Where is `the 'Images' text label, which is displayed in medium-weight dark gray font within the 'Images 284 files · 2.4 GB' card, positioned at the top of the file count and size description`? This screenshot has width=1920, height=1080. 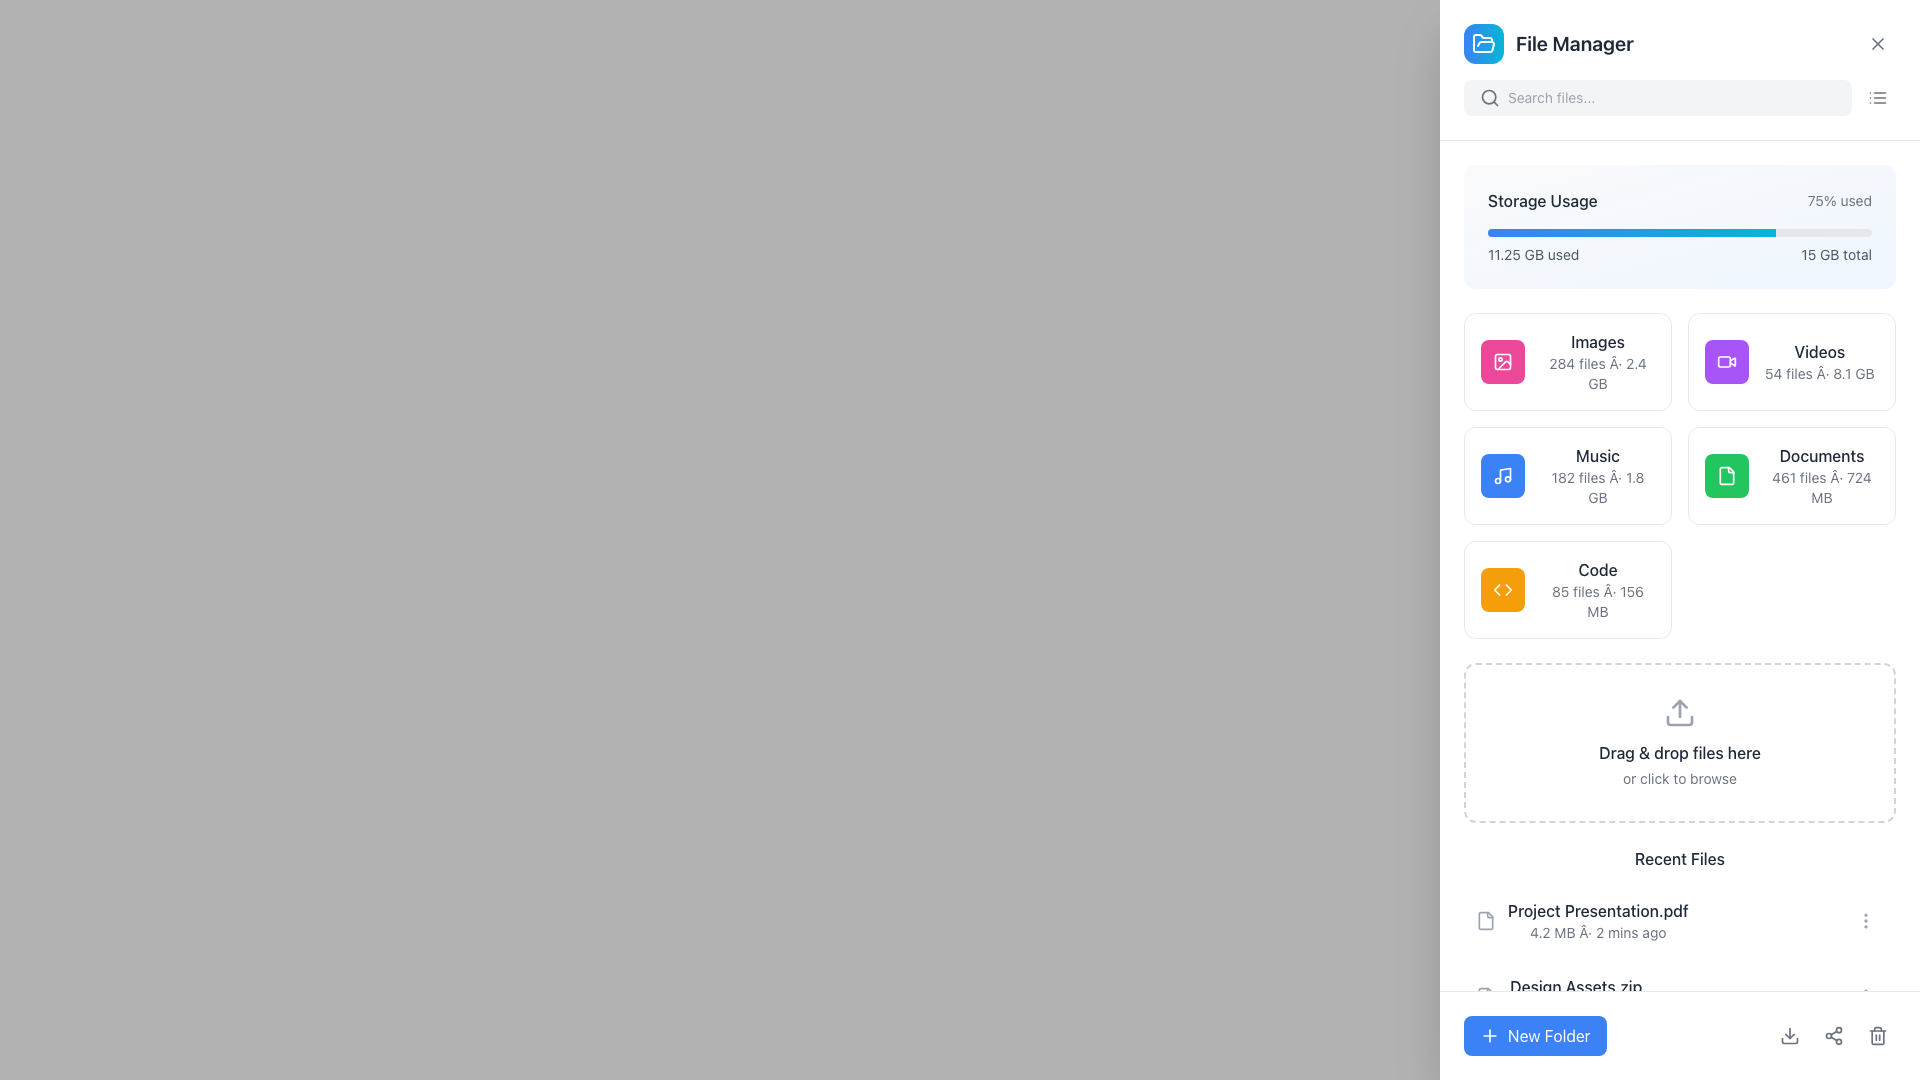
the 'Images' text label, which is displayed in medium-weight dark gray font within the 'Images 284 files · 2.4 GB' card, positioned at the top of the file count and size description is located at coordinates (1597, 341).